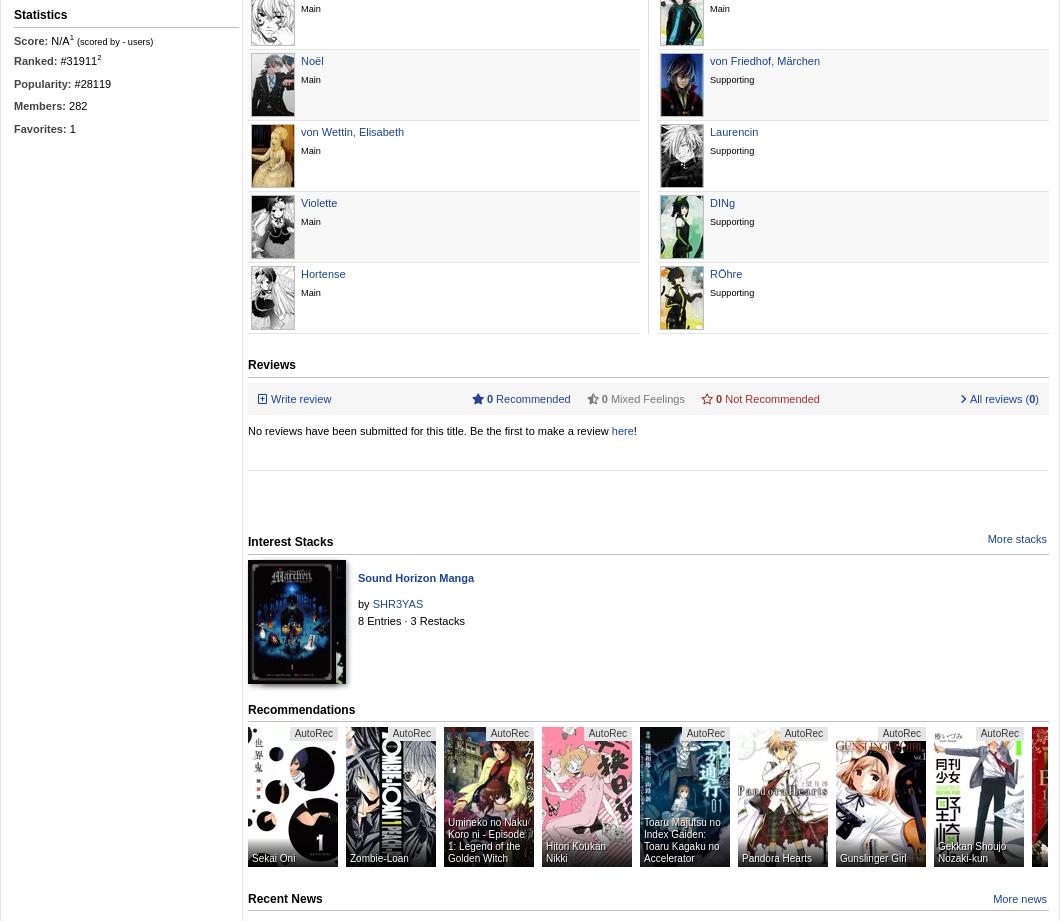  What do you see at coordinates (40, 15) in the screenshot?
I see `'Statistics'` at bounding box center [40, 15].